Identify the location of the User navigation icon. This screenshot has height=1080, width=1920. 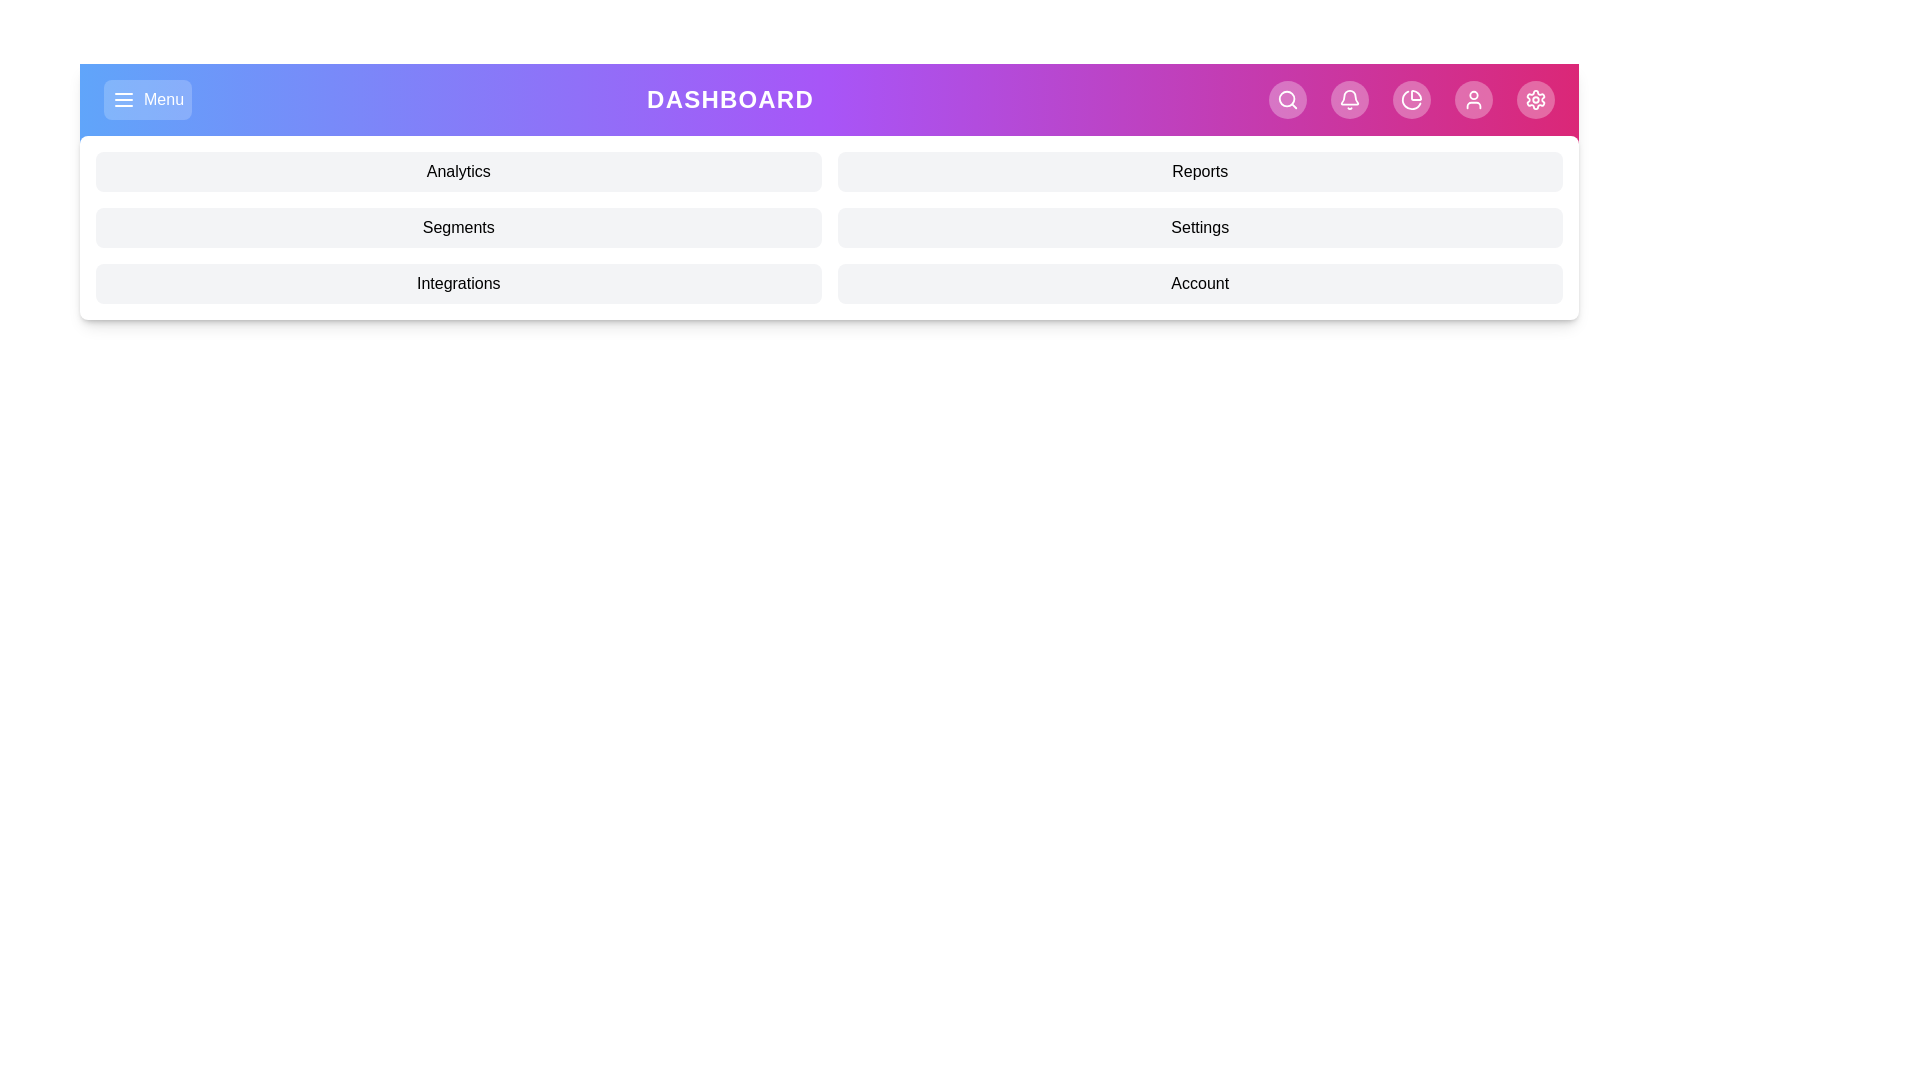
(1473, 100).